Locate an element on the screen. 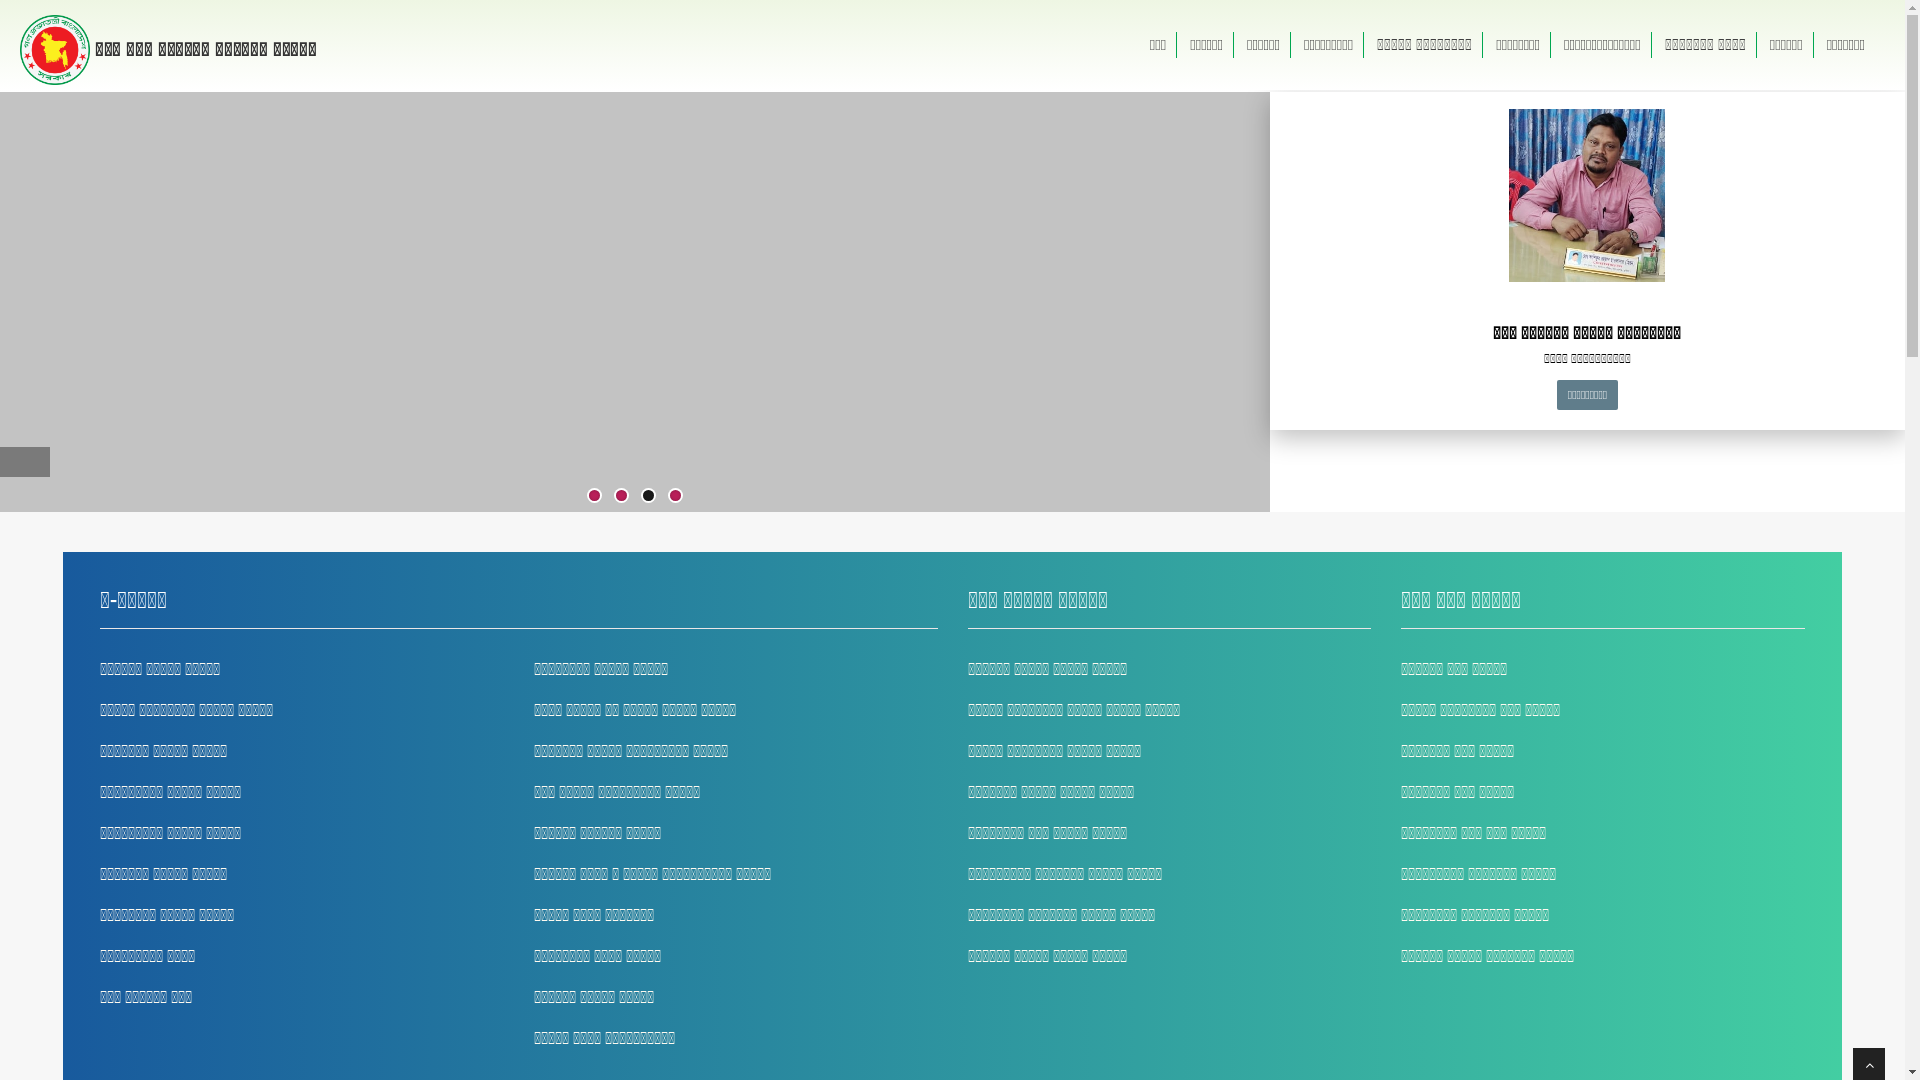  '1' is located at coordinates (593, 495).